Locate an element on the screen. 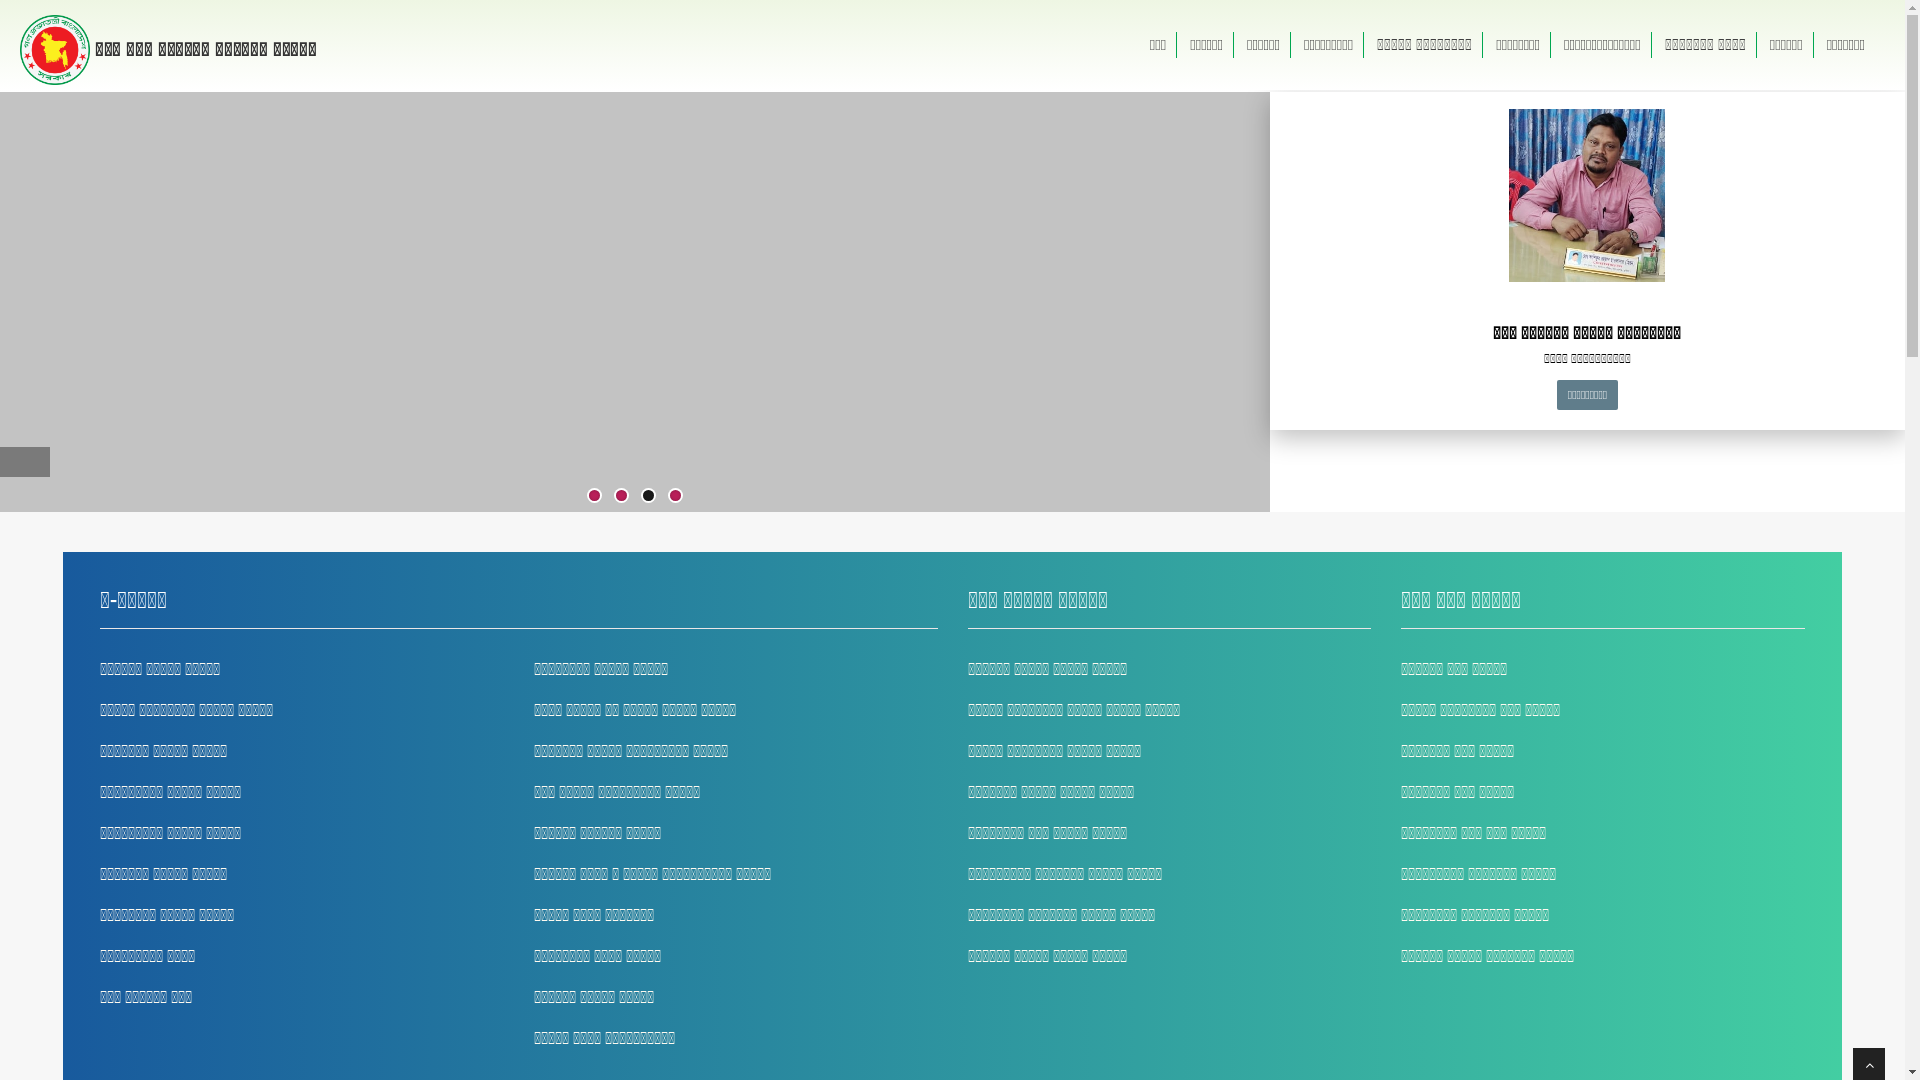  '1' is located at coordinates (593, 495).